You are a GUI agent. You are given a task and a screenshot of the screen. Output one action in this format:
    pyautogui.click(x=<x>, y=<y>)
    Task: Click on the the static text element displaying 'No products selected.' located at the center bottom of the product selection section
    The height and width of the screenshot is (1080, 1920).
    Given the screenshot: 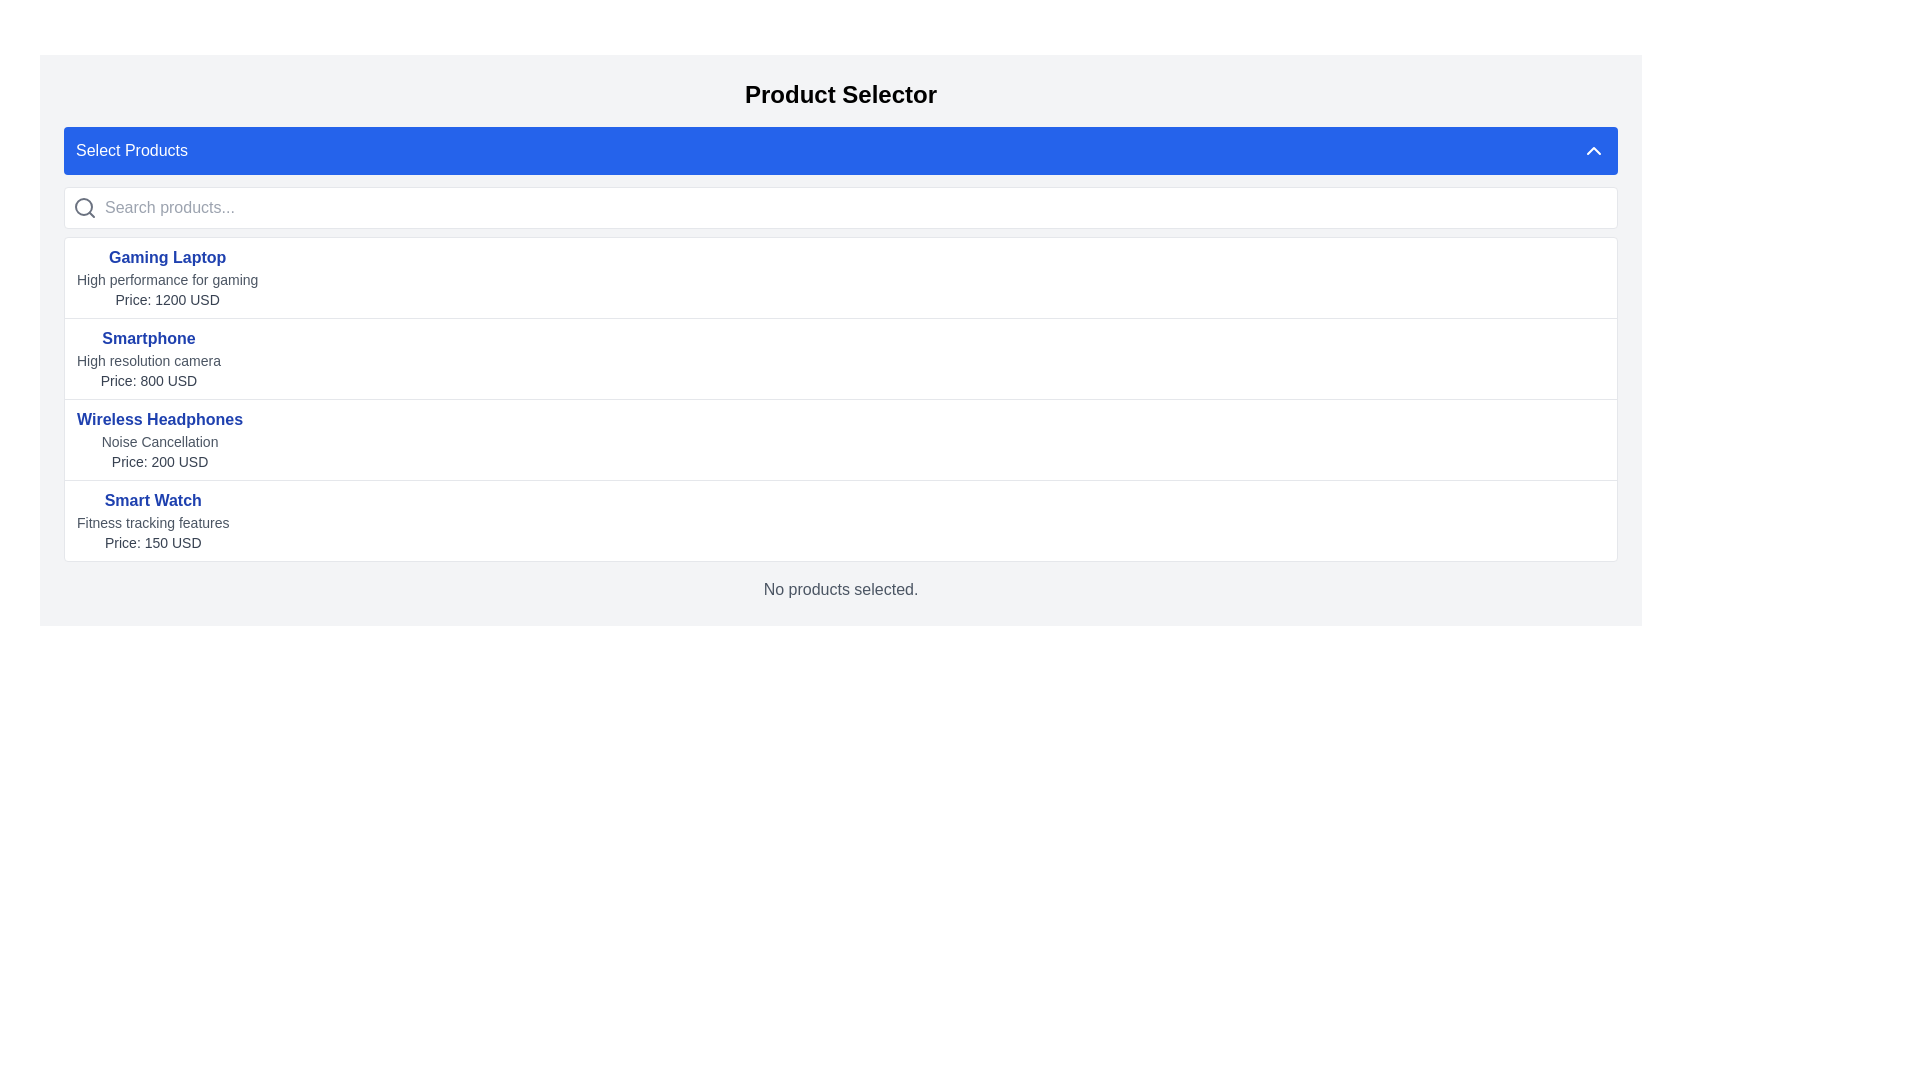 What is the action you would take?
    pyautogui.click(x=840, y=589)
    